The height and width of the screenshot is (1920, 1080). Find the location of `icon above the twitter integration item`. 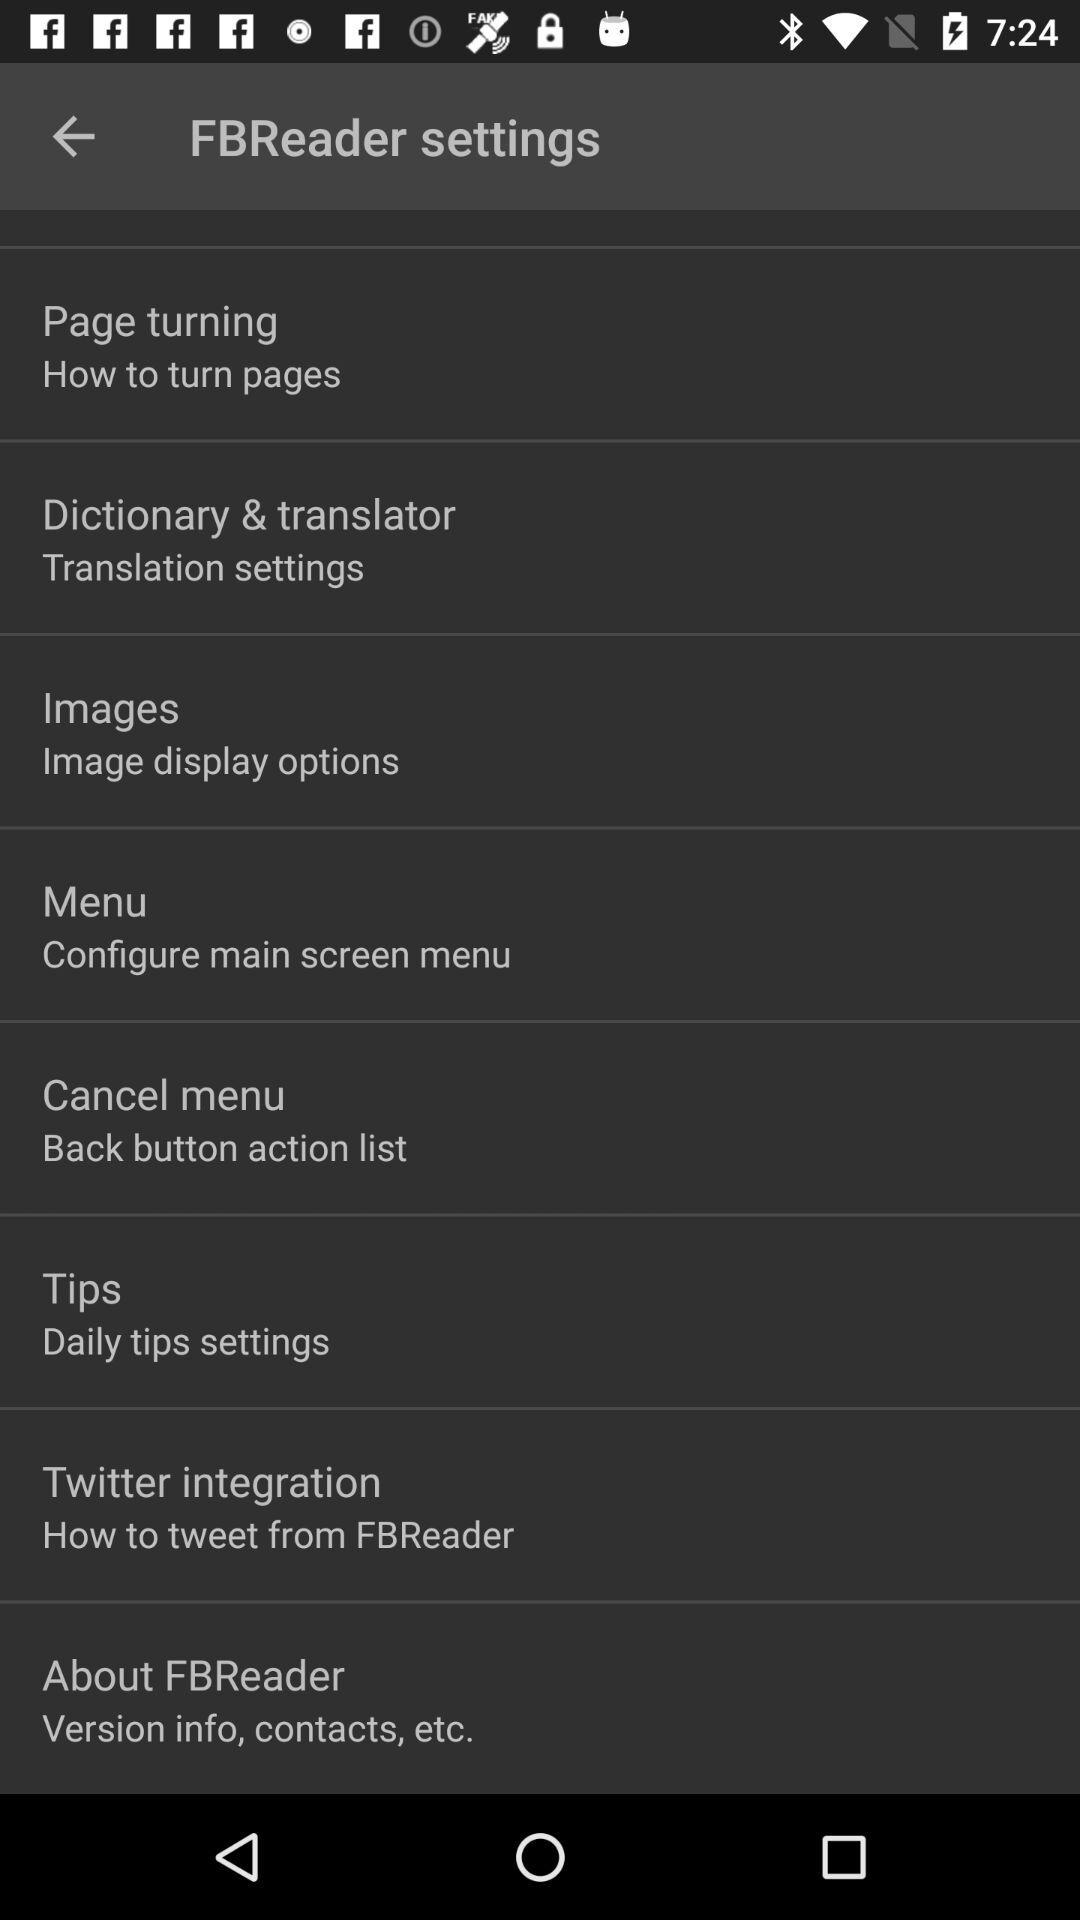

icon above the twitter integration item is located at coordinates (185, 1340).